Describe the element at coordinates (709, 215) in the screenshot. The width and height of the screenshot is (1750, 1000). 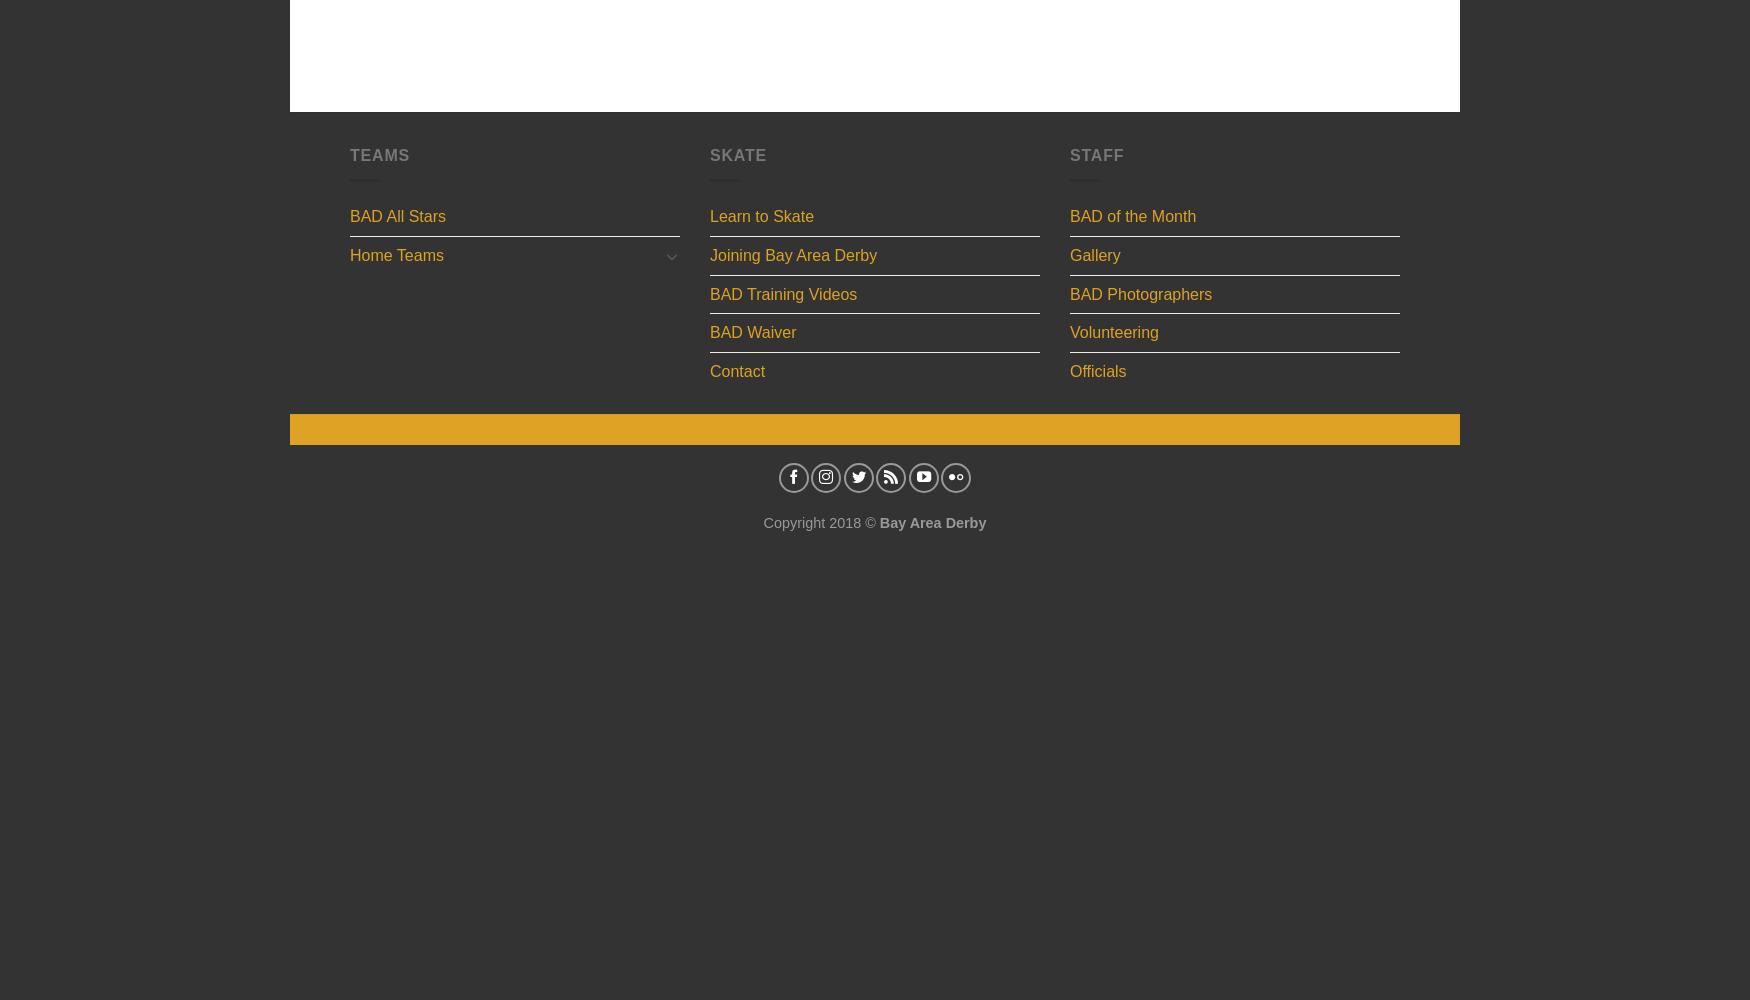
I see `'Learn to Skate'` at that location.